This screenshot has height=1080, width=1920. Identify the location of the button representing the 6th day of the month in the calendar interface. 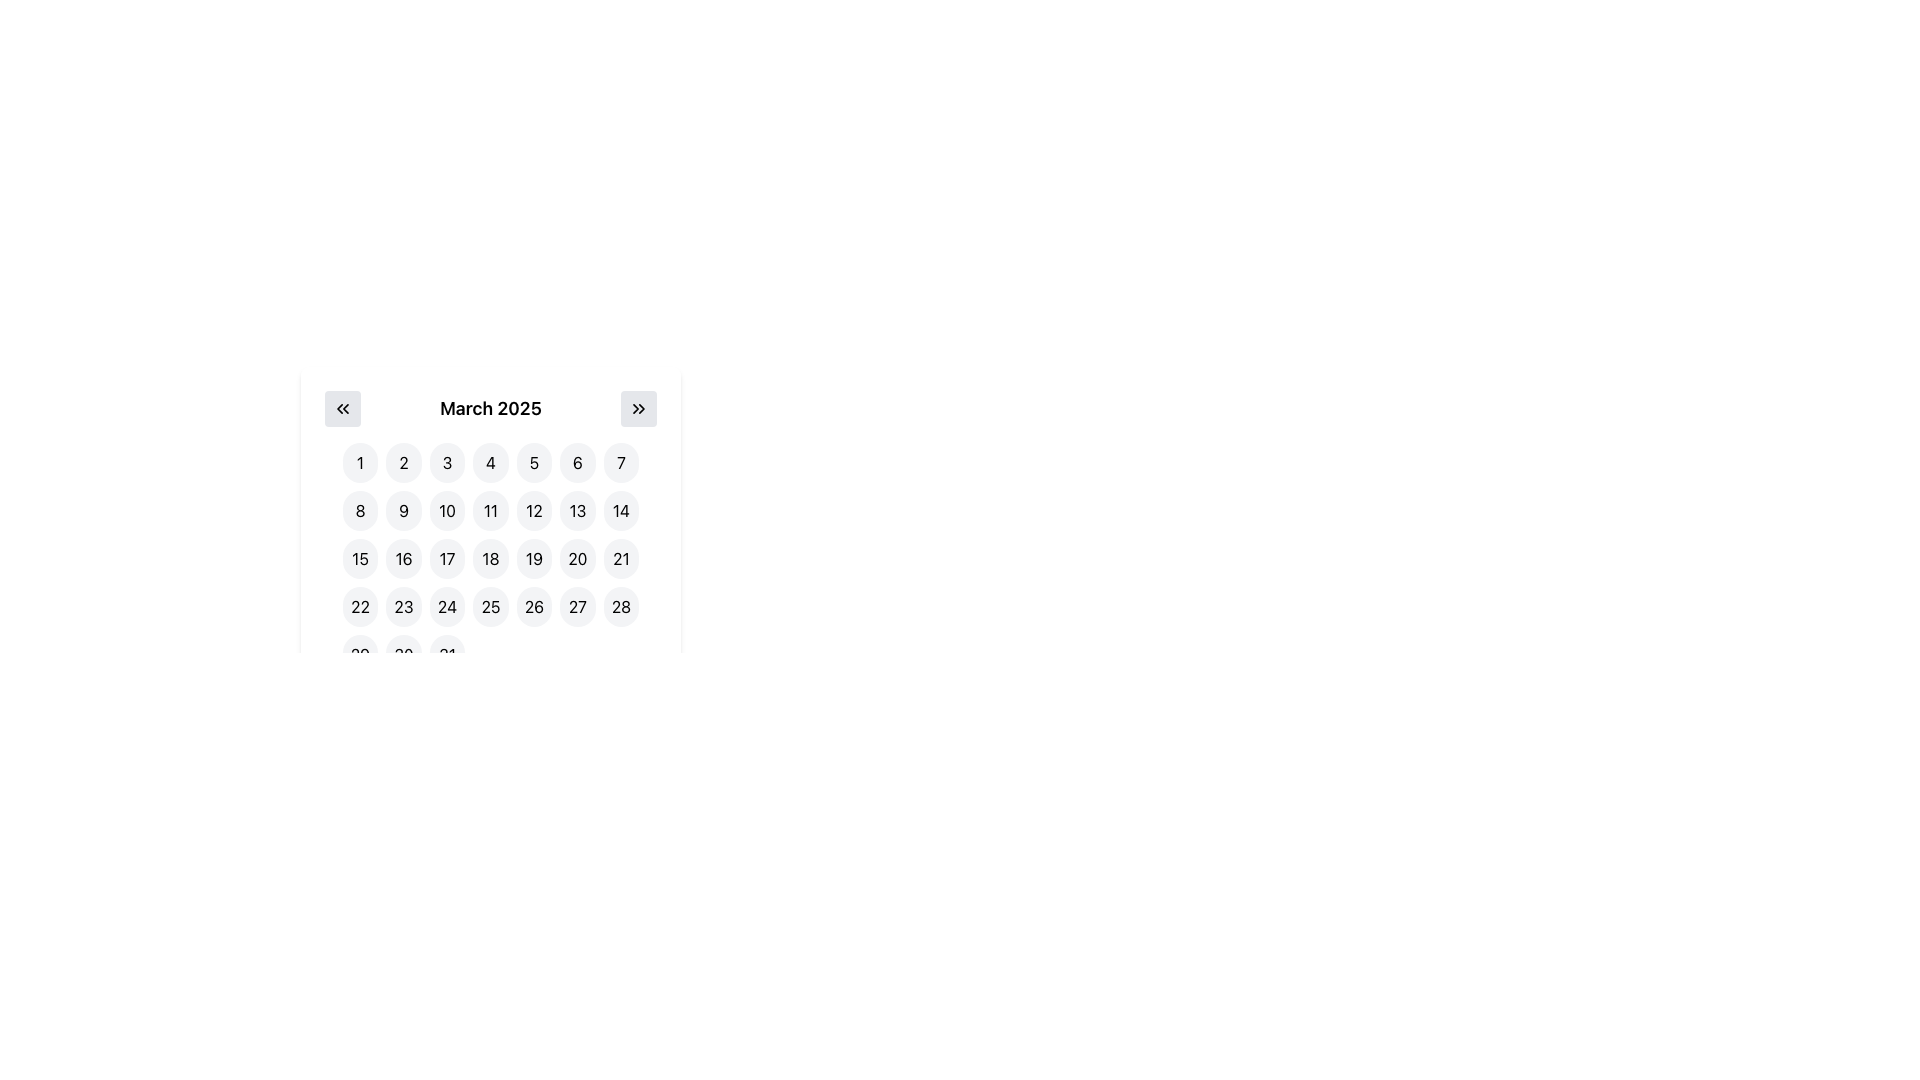
(576, 462).